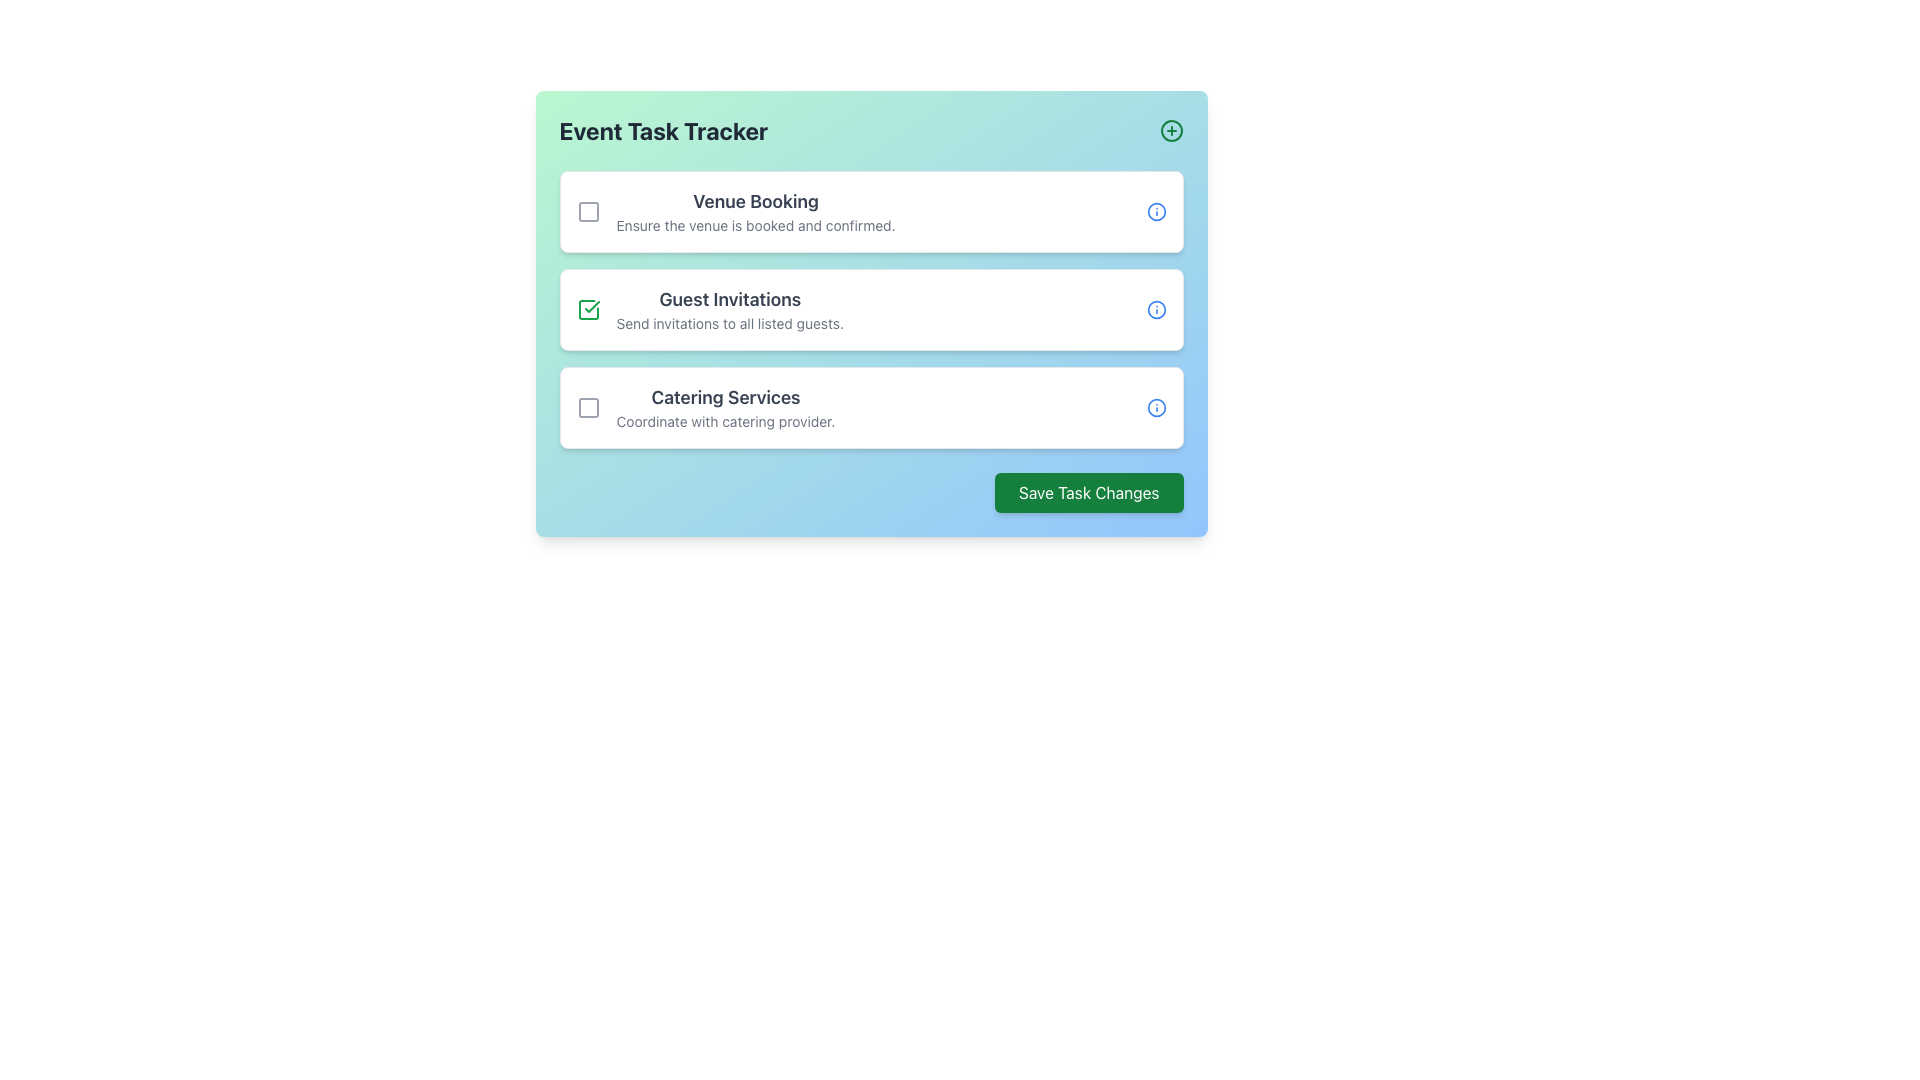 Image resolution: width=1920 pixels, height=1080 pixels. What do you see at coordinates (724, 407) in the screenshot?
I see `the text block titled 'Catering Services' which contains the subtext 'Coordinate with catering provider', located in the third row of task items` at bounding box center [724, 407].